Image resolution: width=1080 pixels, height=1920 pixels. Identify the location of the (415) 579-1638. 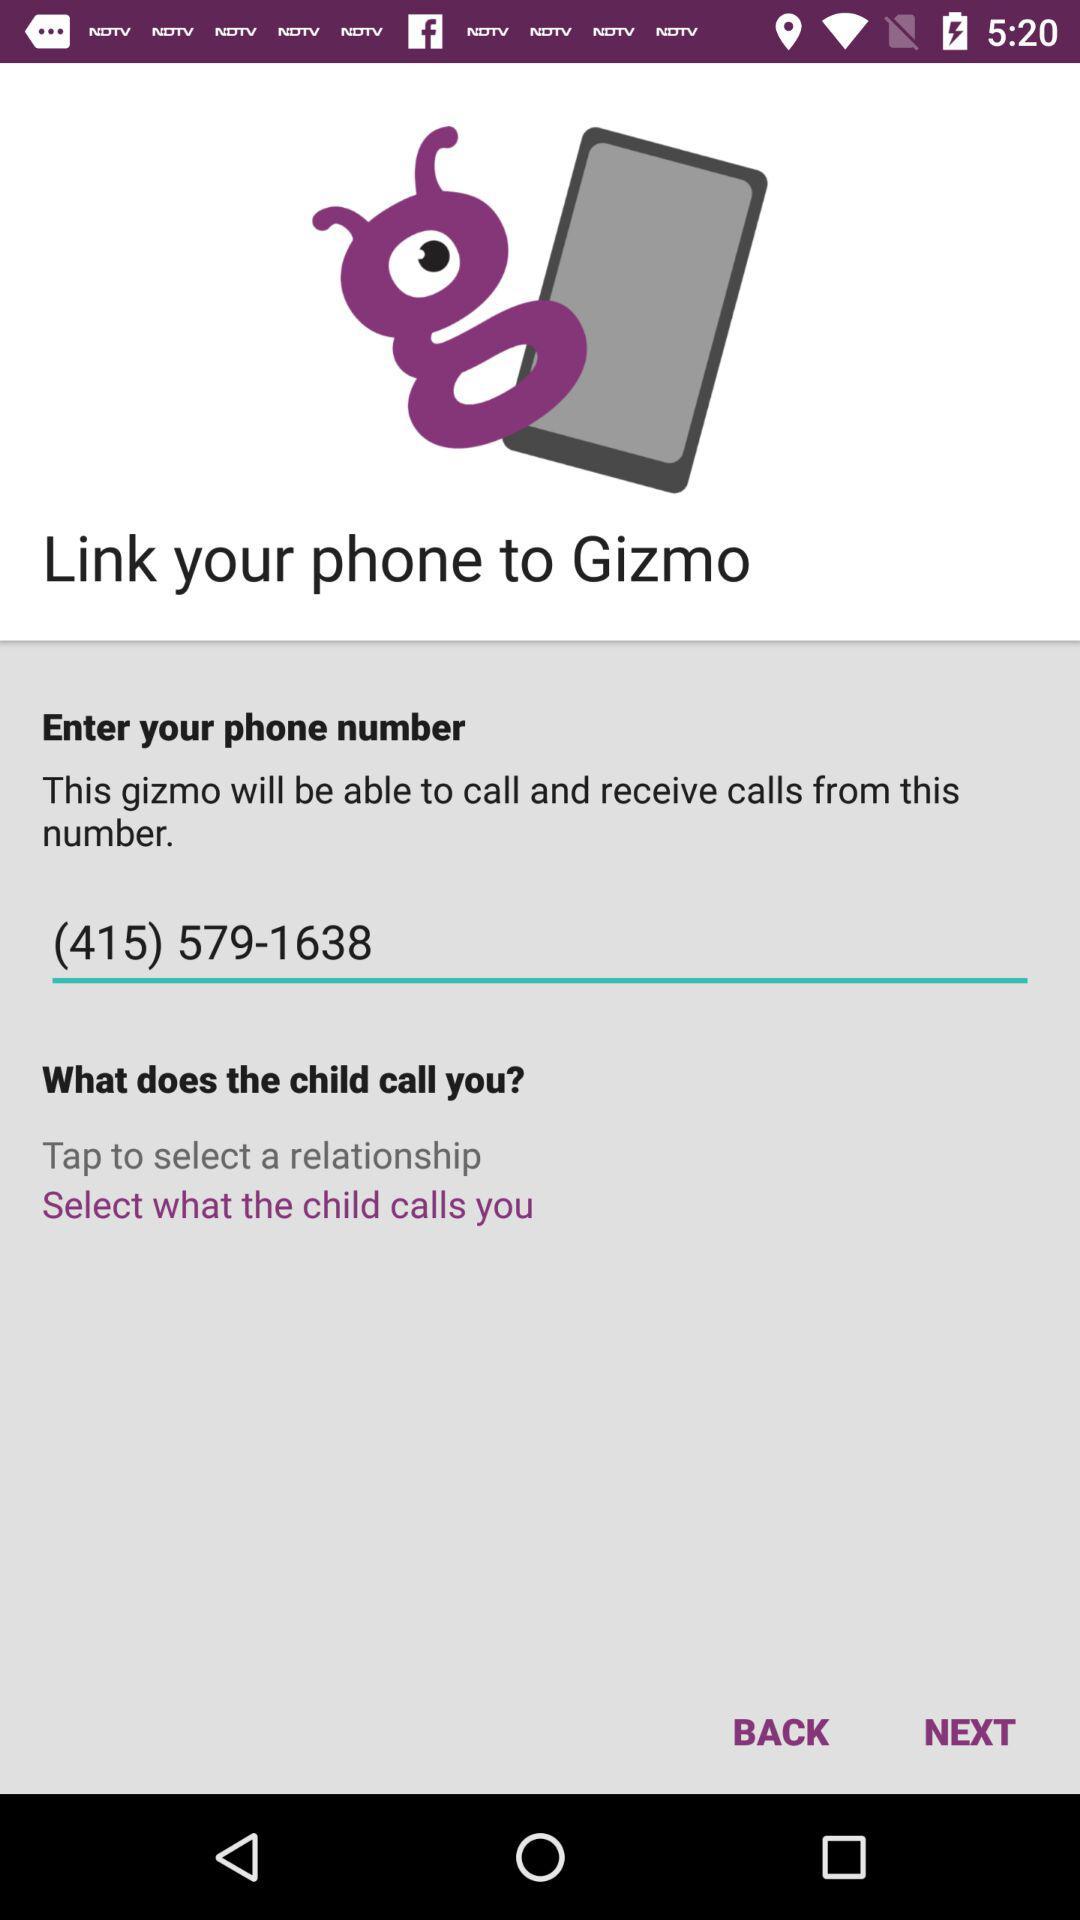
(540, 940).